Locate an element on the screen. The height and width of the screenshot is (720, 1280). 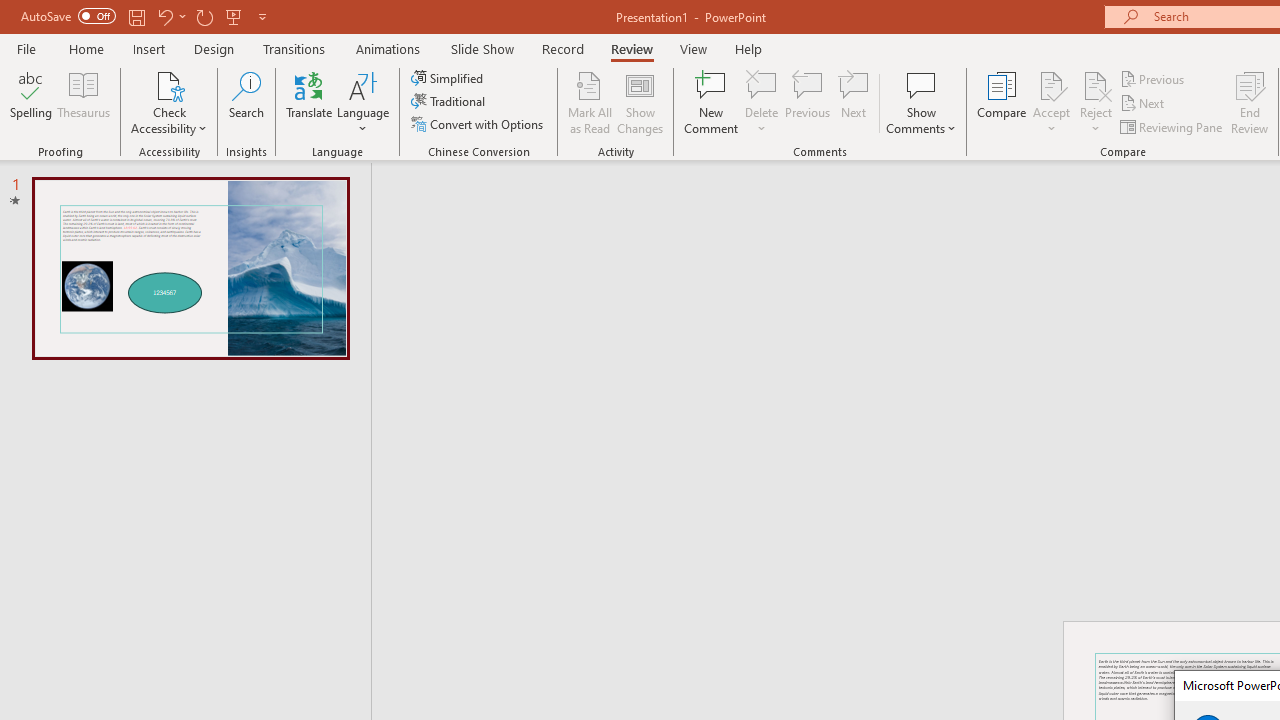
'Translate' is located at coordinates (308, 103).